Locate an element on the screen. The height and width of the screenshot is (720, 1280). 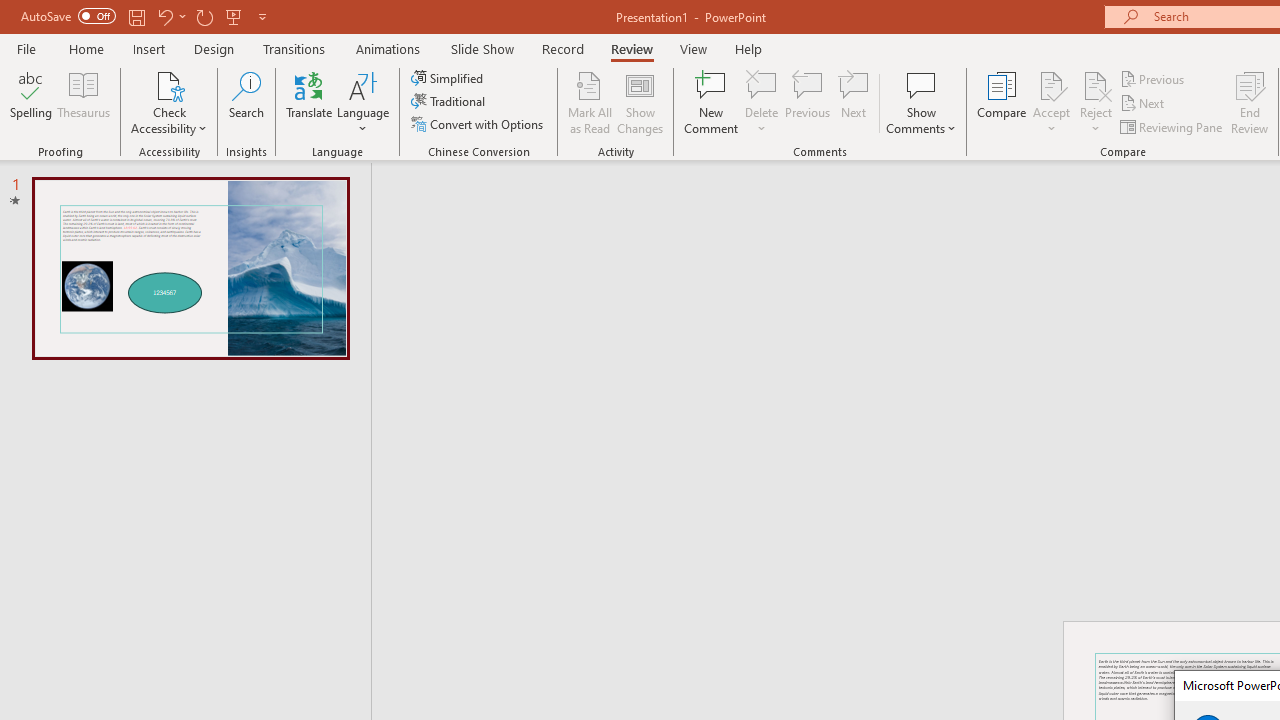
'Translate' is located at coordinates (308, 103).